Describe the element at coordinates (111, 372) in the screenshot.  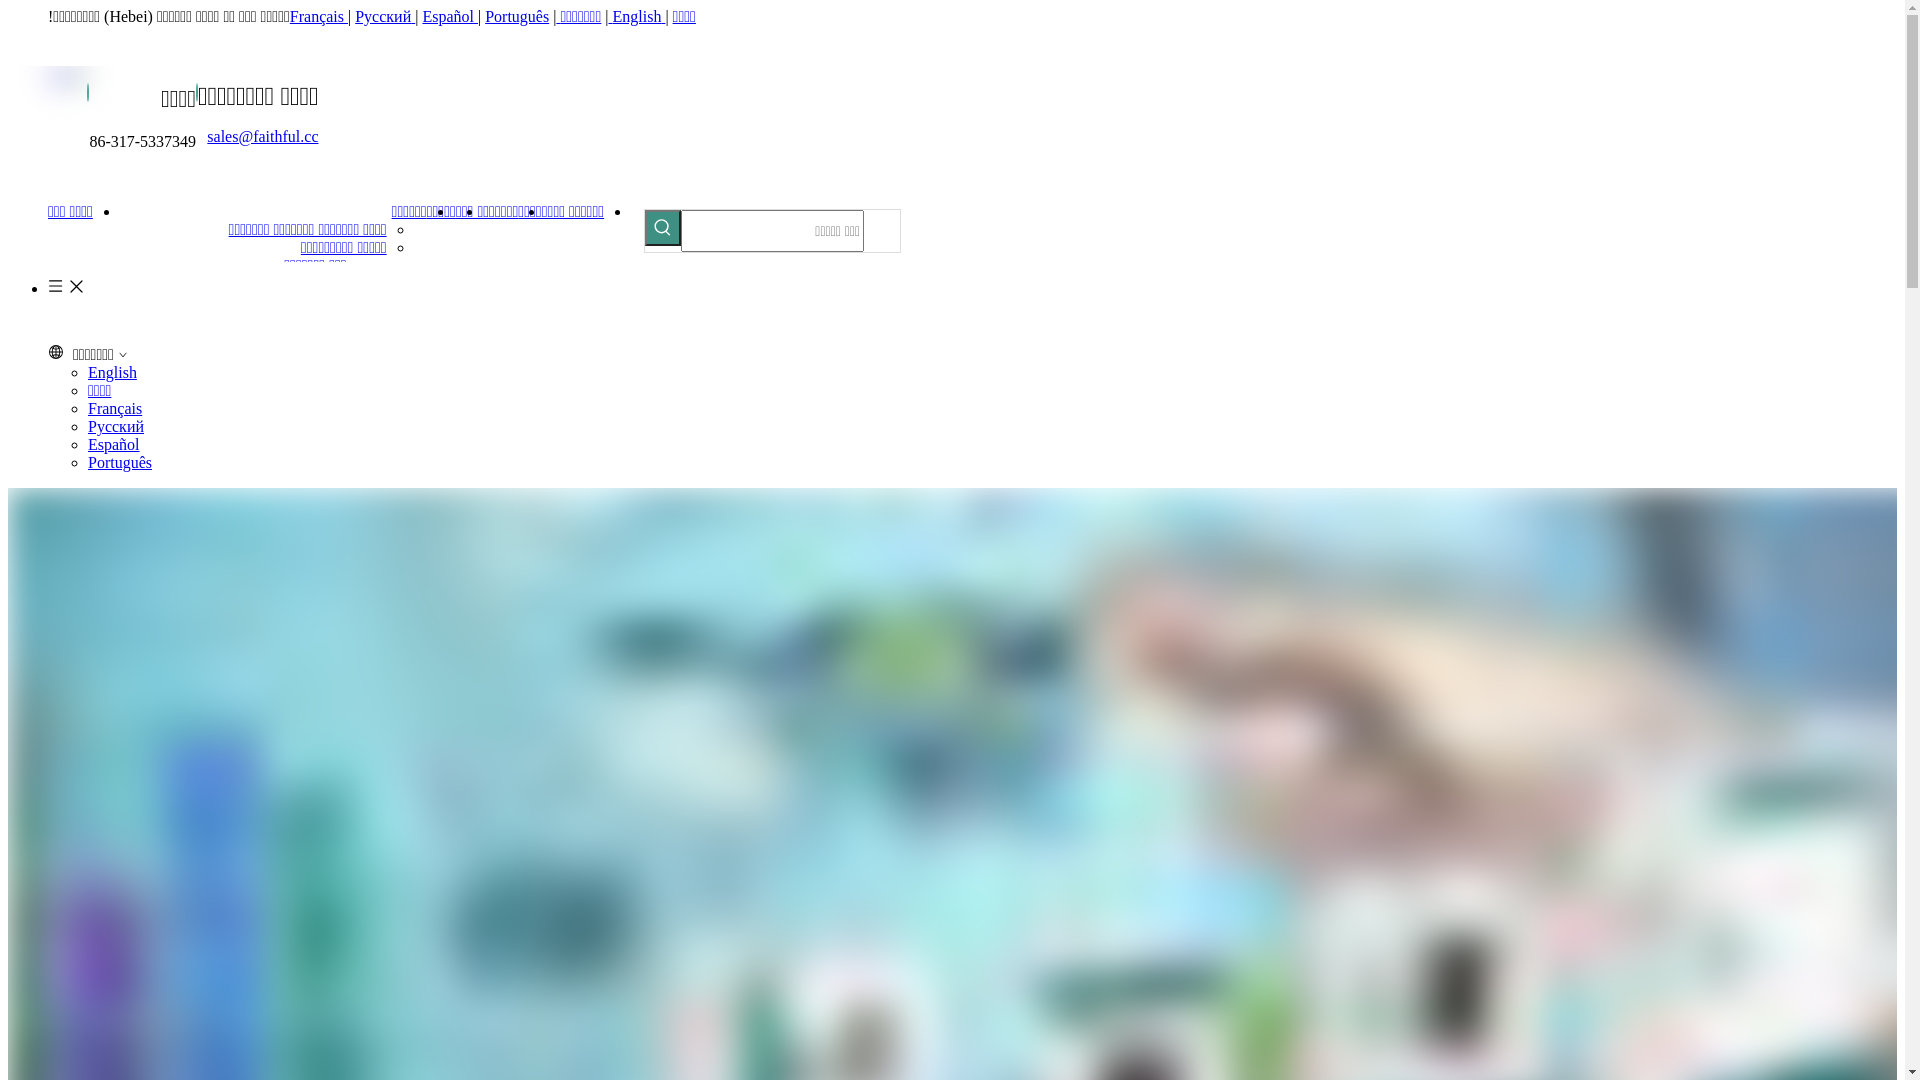
I see `'English'` at that location.